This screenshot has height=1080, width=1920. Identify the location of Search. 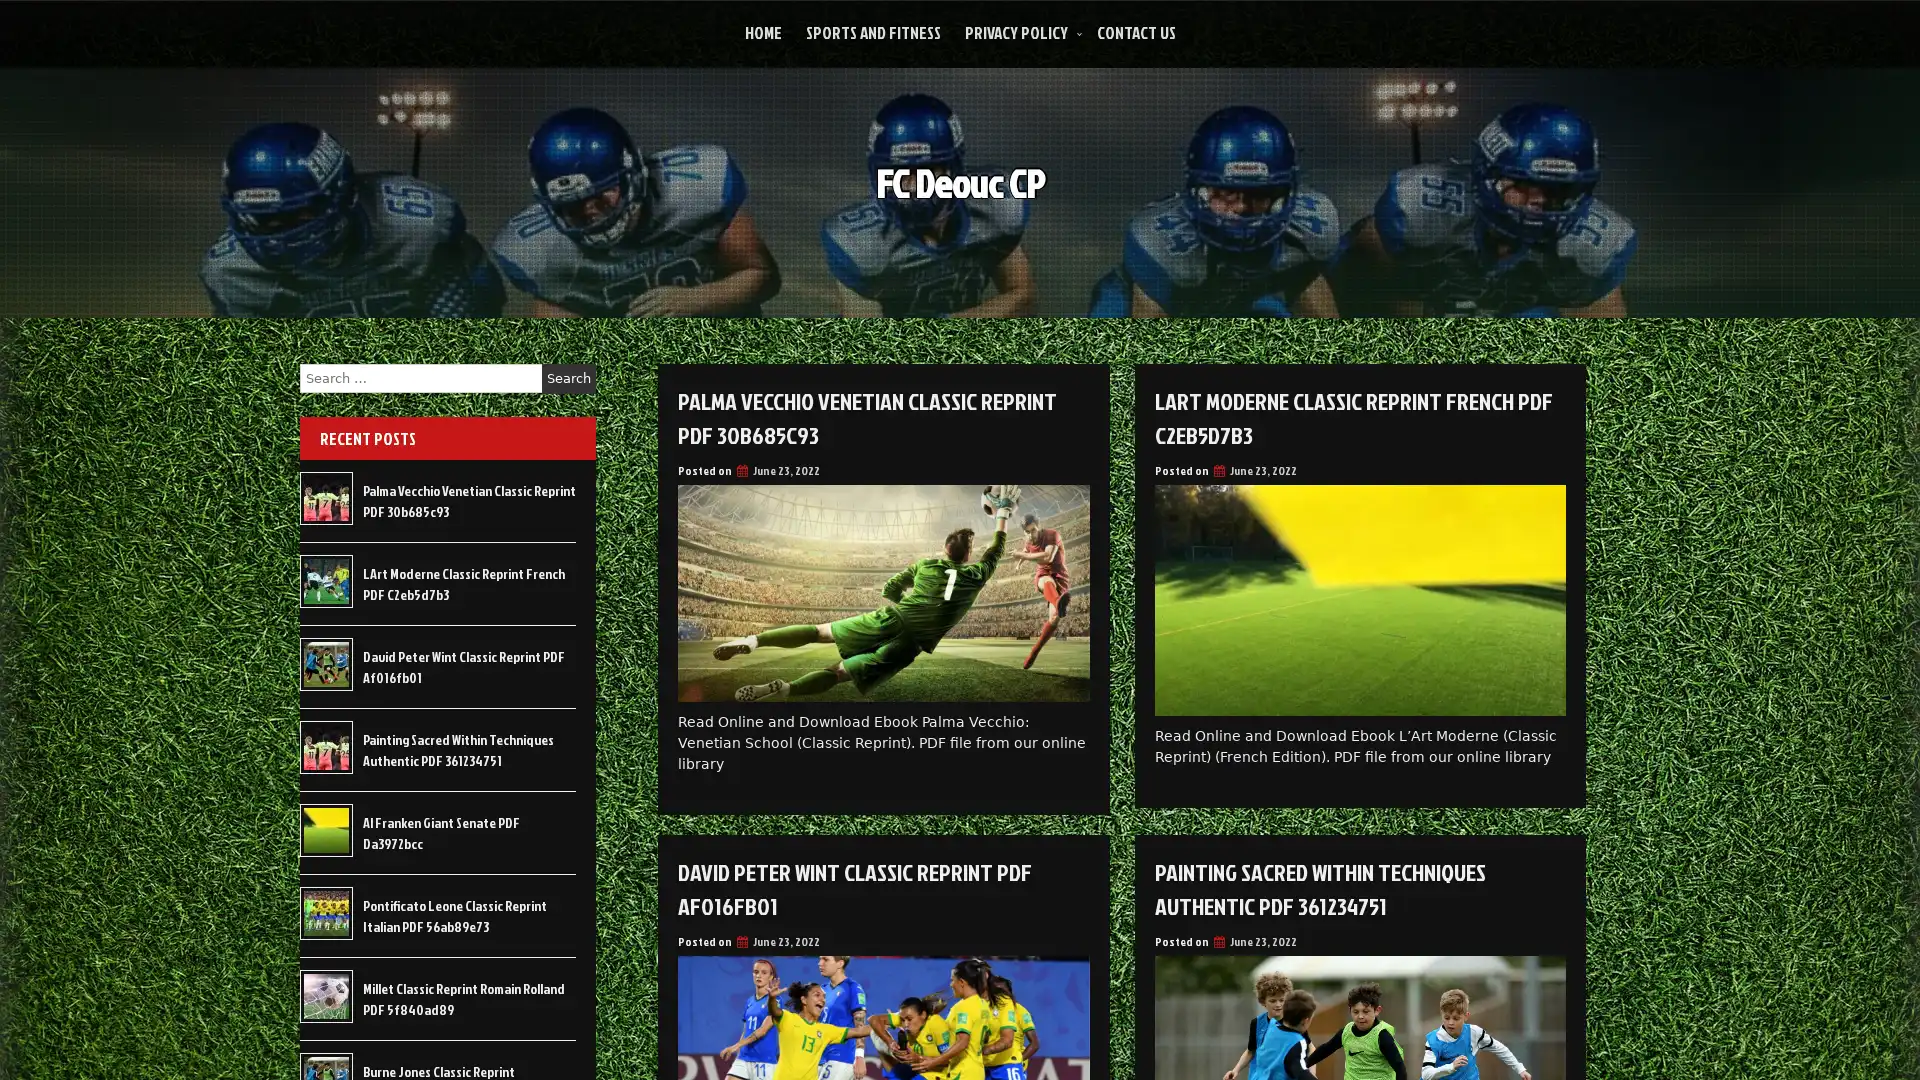
(568, 378).